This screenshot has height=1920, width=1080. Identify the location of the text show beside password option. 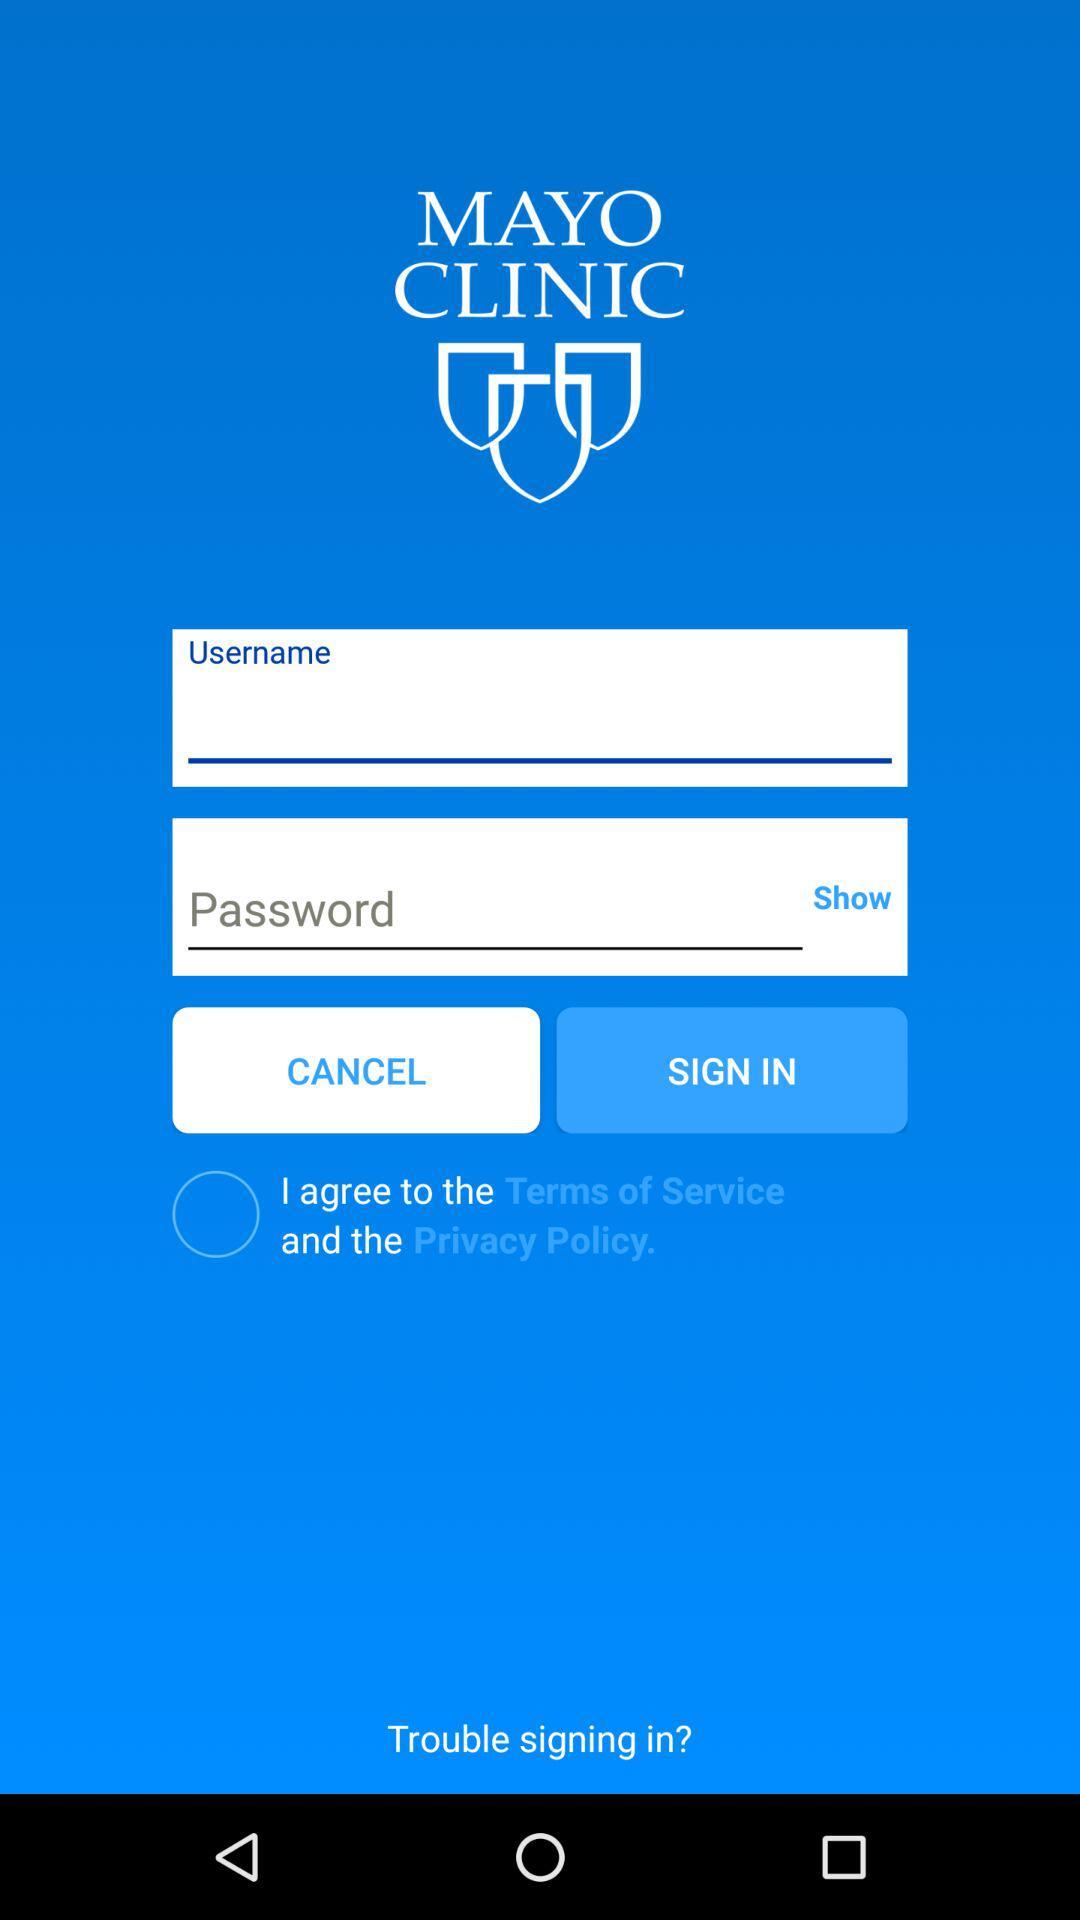
(852, 895).